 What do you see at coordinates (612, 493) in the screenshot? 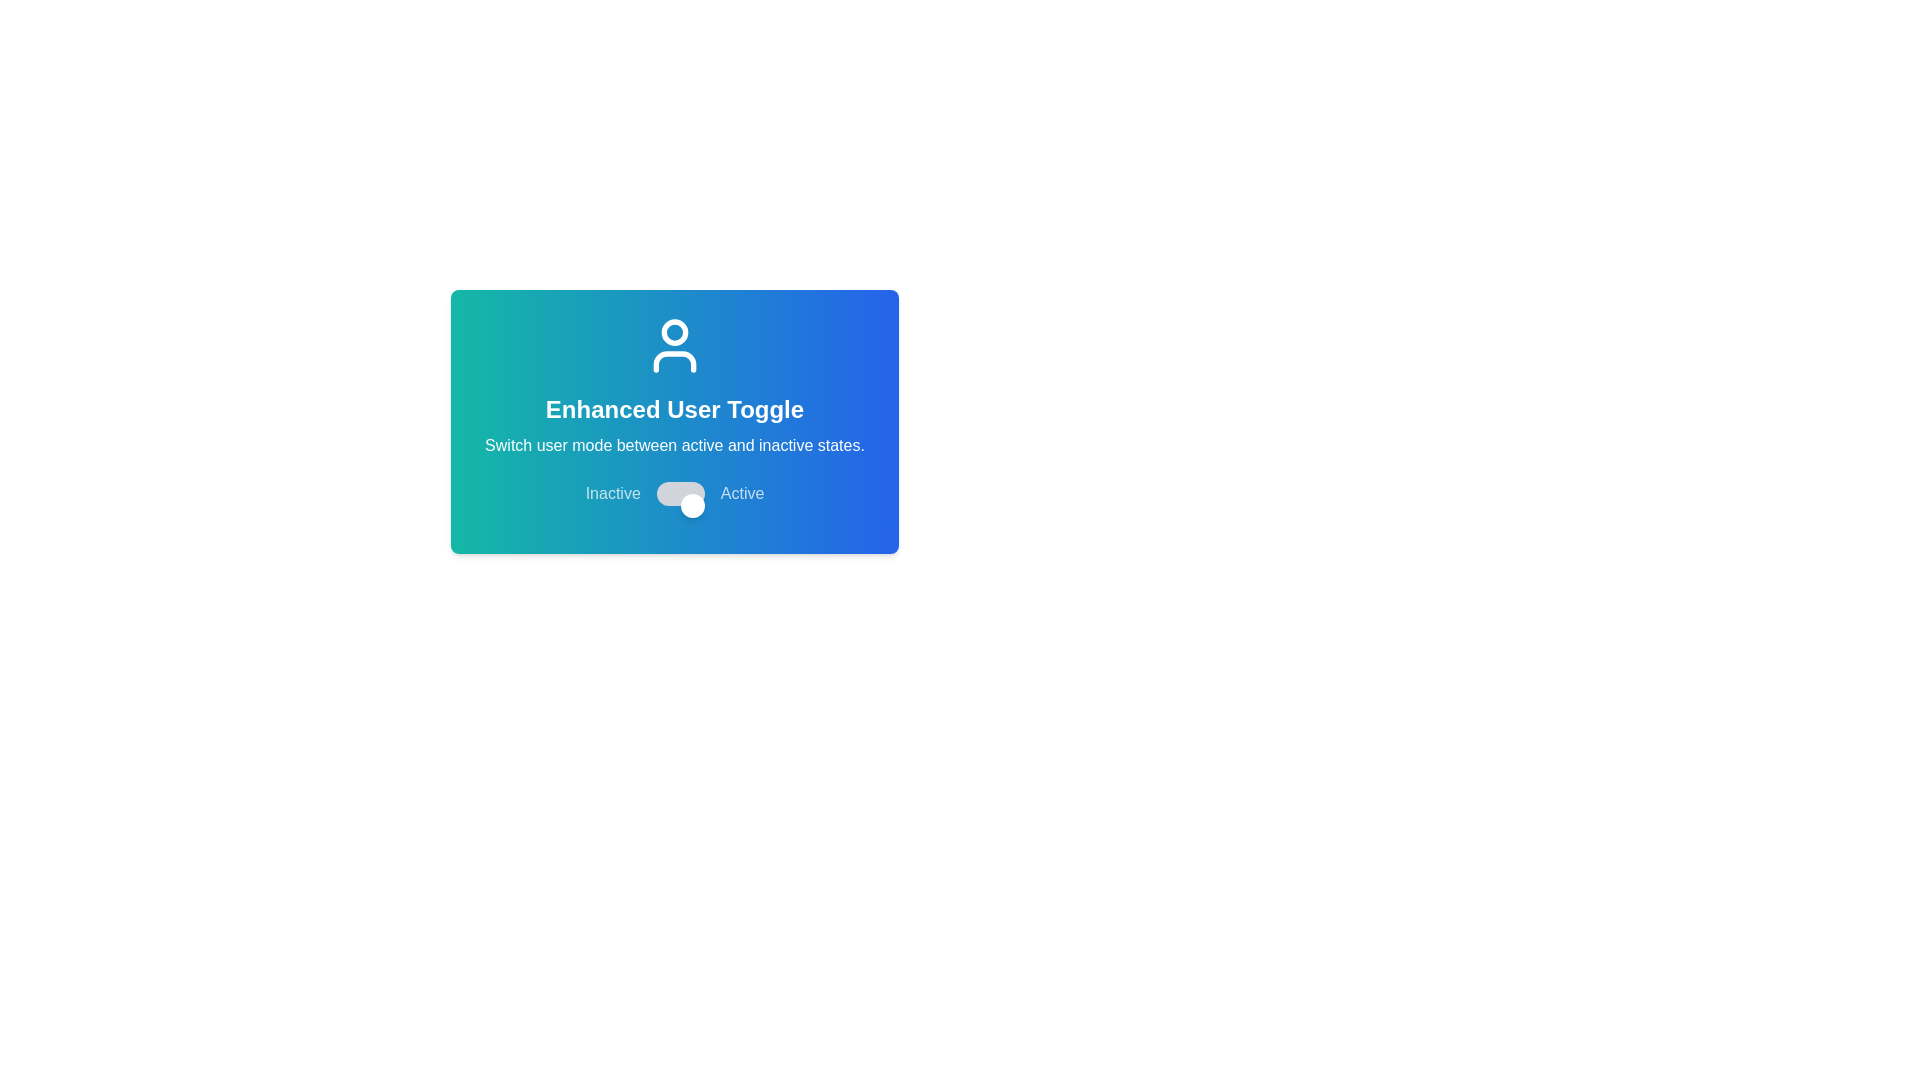
I see `the 'inactive' state text label that is positioned to the left of the toggle switch and slightly above the 'Active' label` at bounding box center [612, 493].